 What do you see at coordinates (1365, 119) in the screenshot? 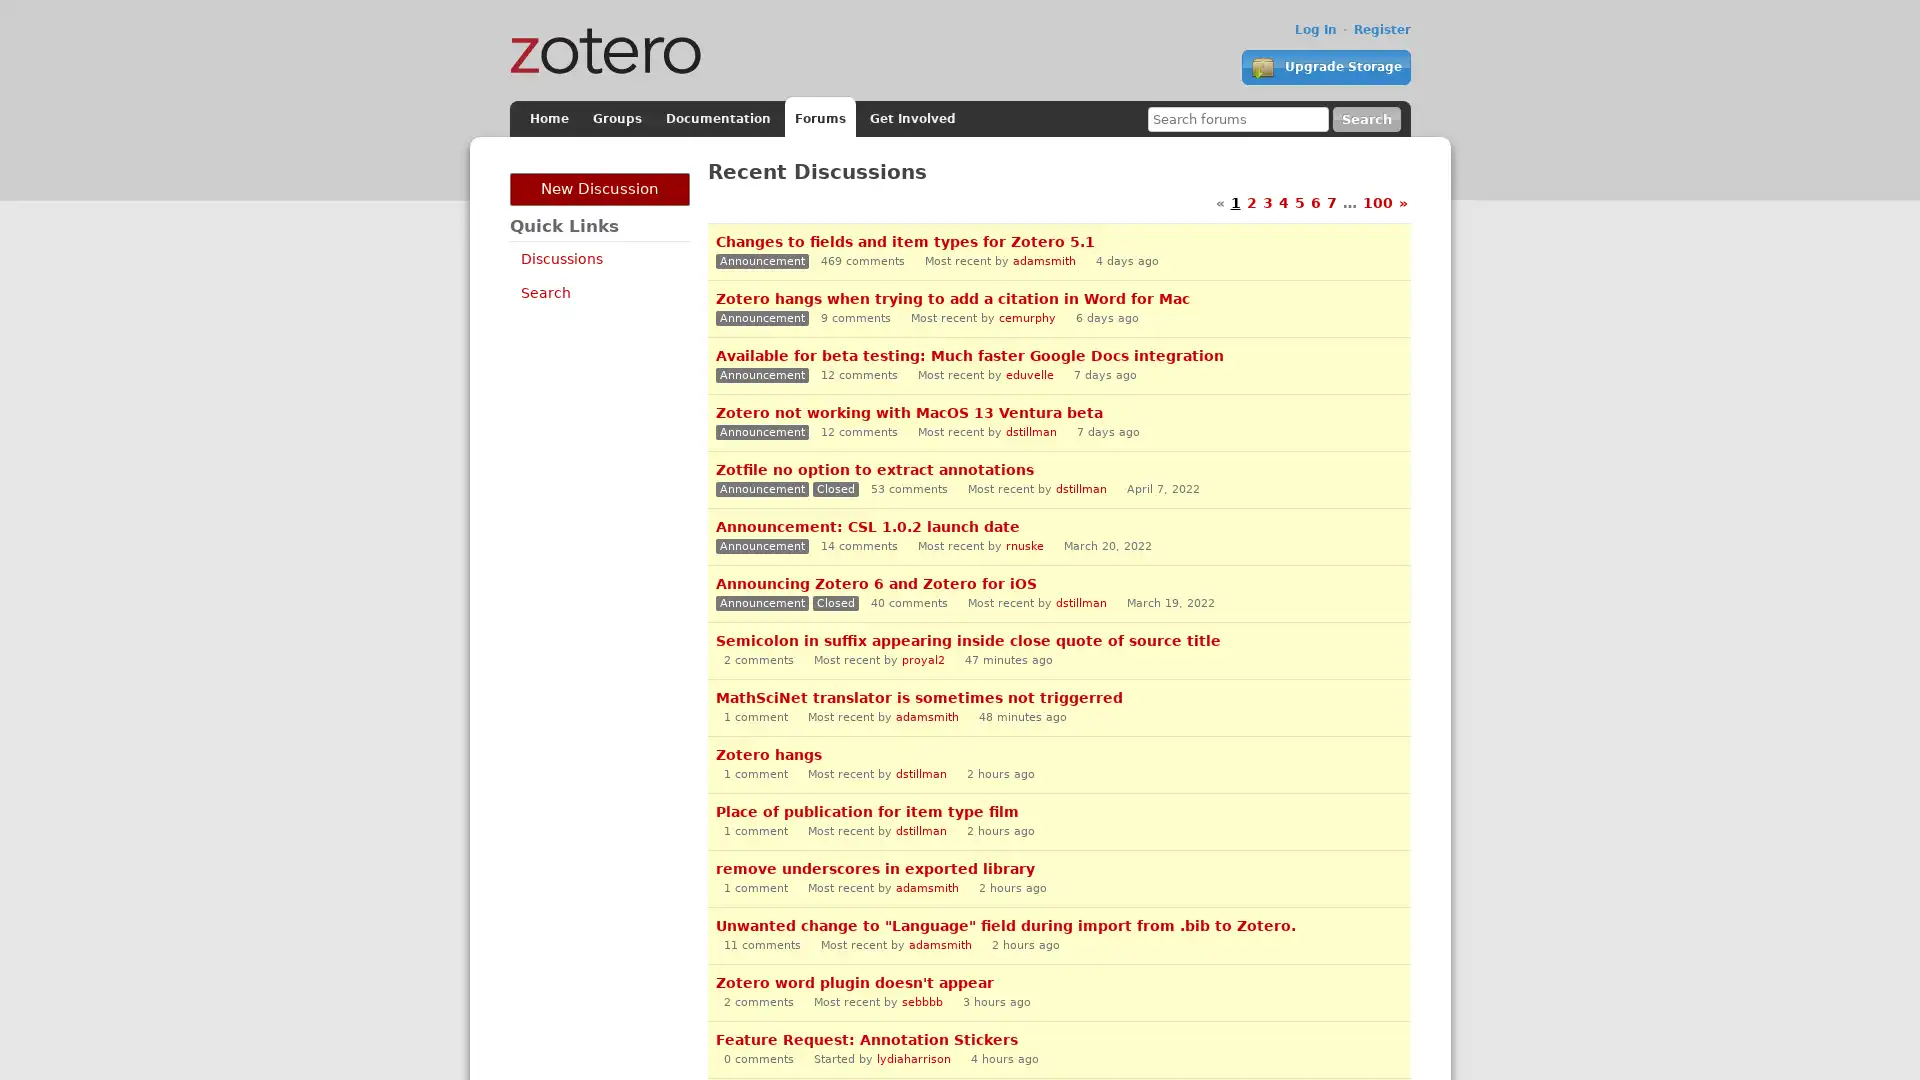
I see `Search` at bounding box center [1365, 119].